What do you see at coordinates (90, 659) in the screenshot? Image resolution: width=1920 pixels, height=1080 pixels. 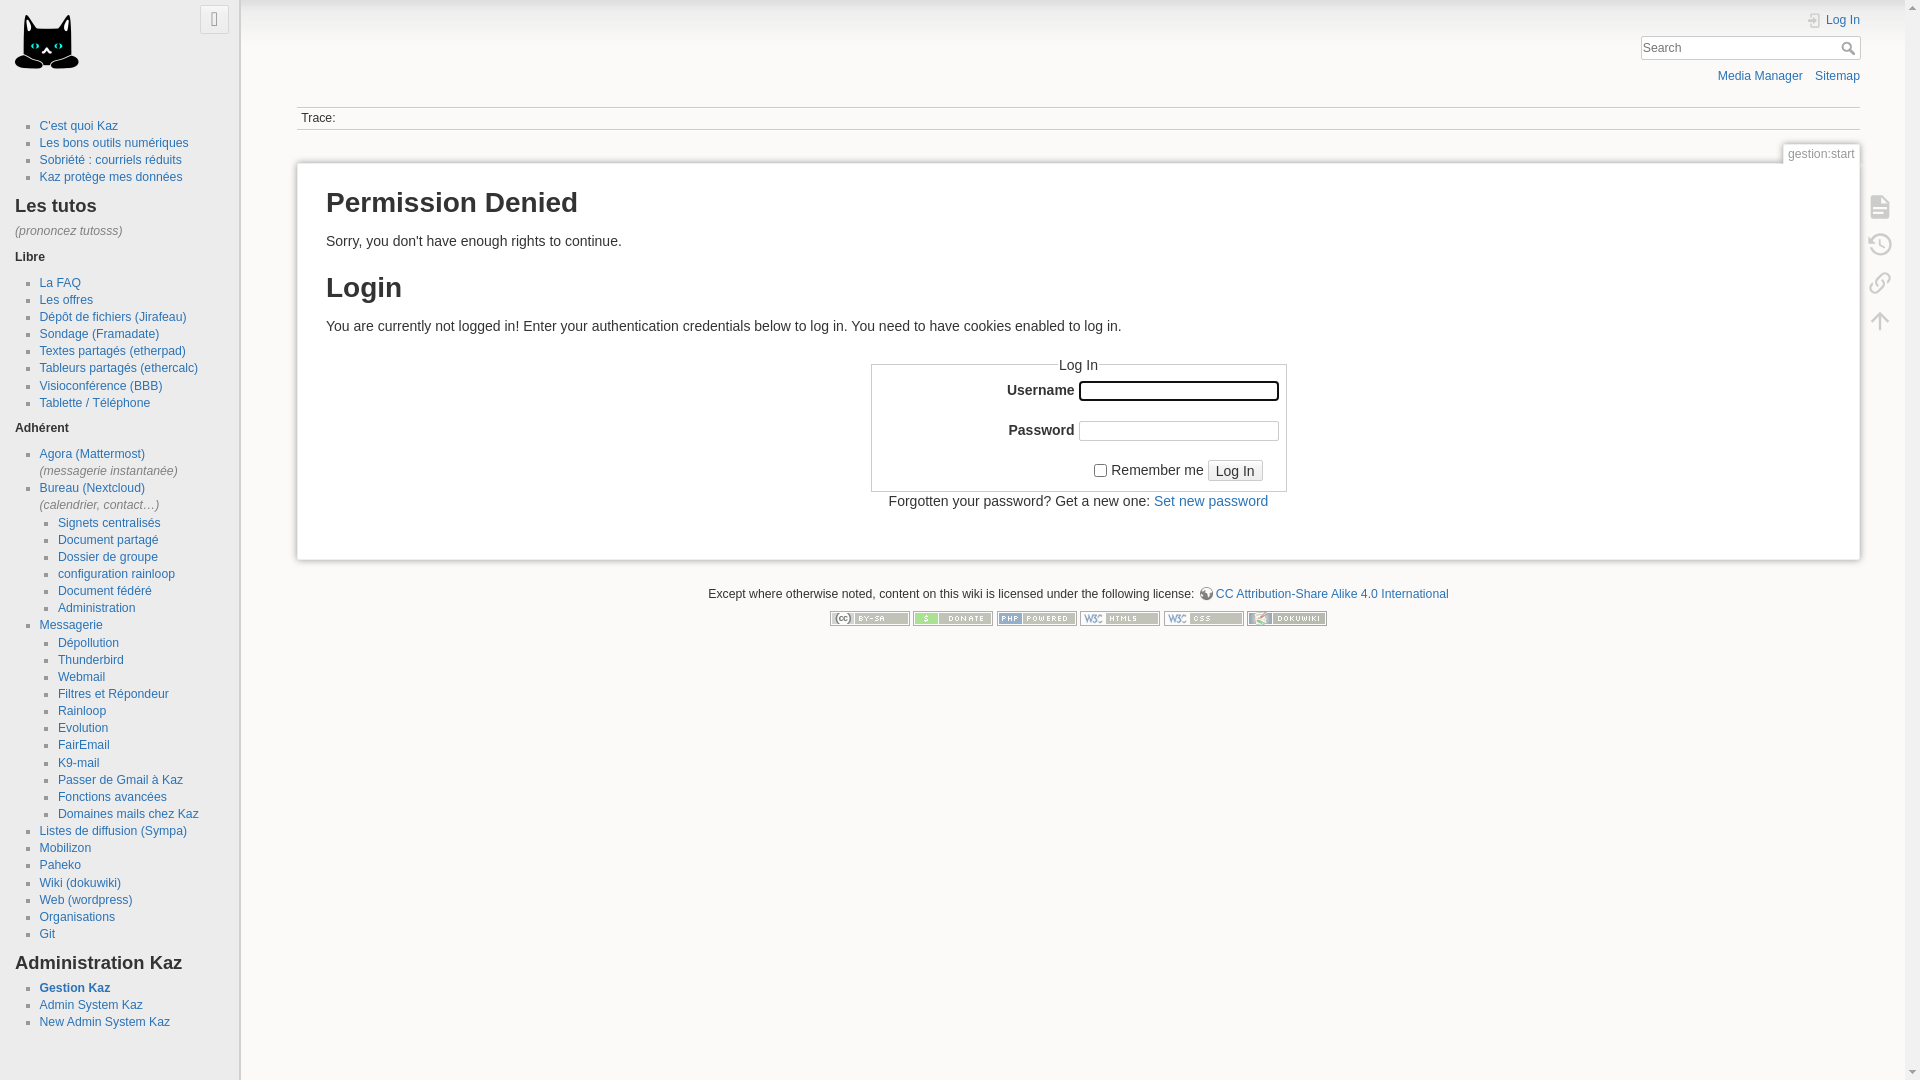 I see `'Thunderbird'` at bounding box center [90, 659].